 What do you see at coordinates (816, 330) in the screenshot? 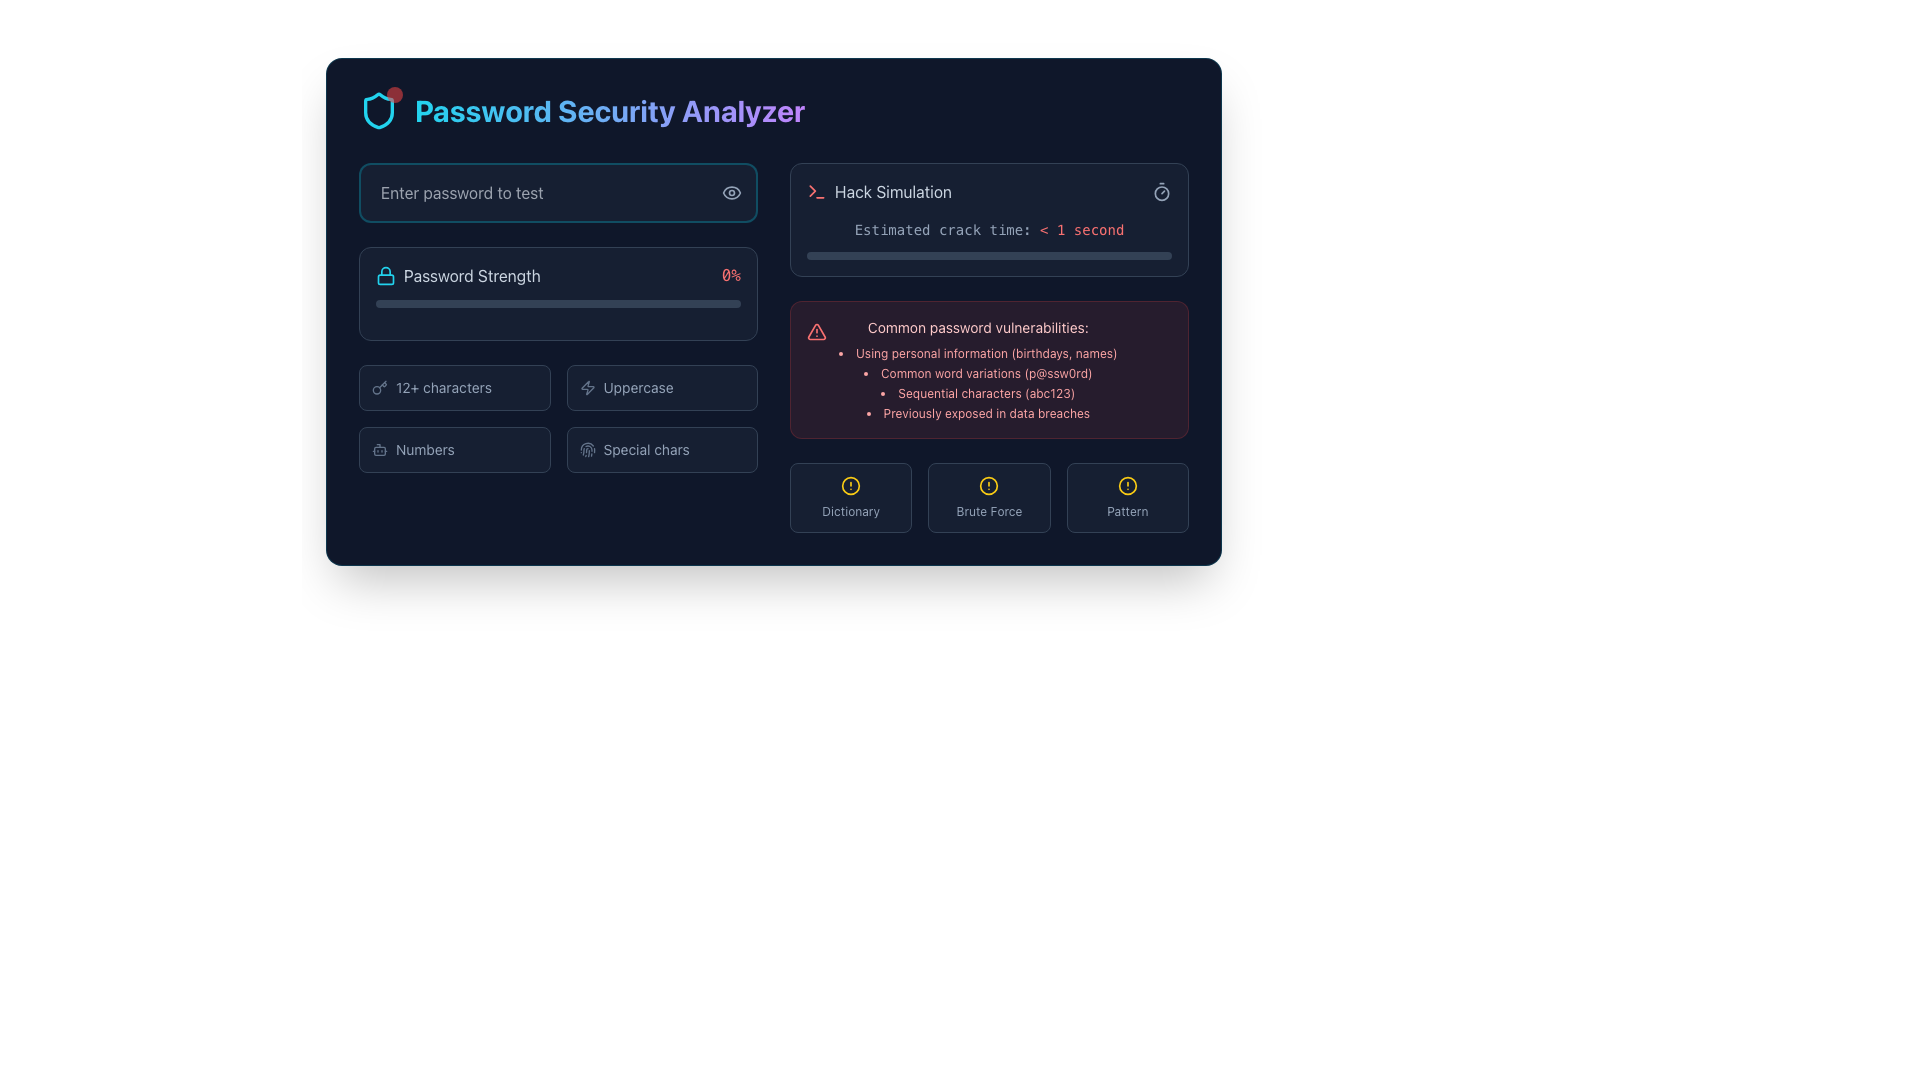
I see `the alert icon positioned at the top-left corner of the rectangular box labeled 'Common password vulnerabilities:'` at bounding box center [816, 330].